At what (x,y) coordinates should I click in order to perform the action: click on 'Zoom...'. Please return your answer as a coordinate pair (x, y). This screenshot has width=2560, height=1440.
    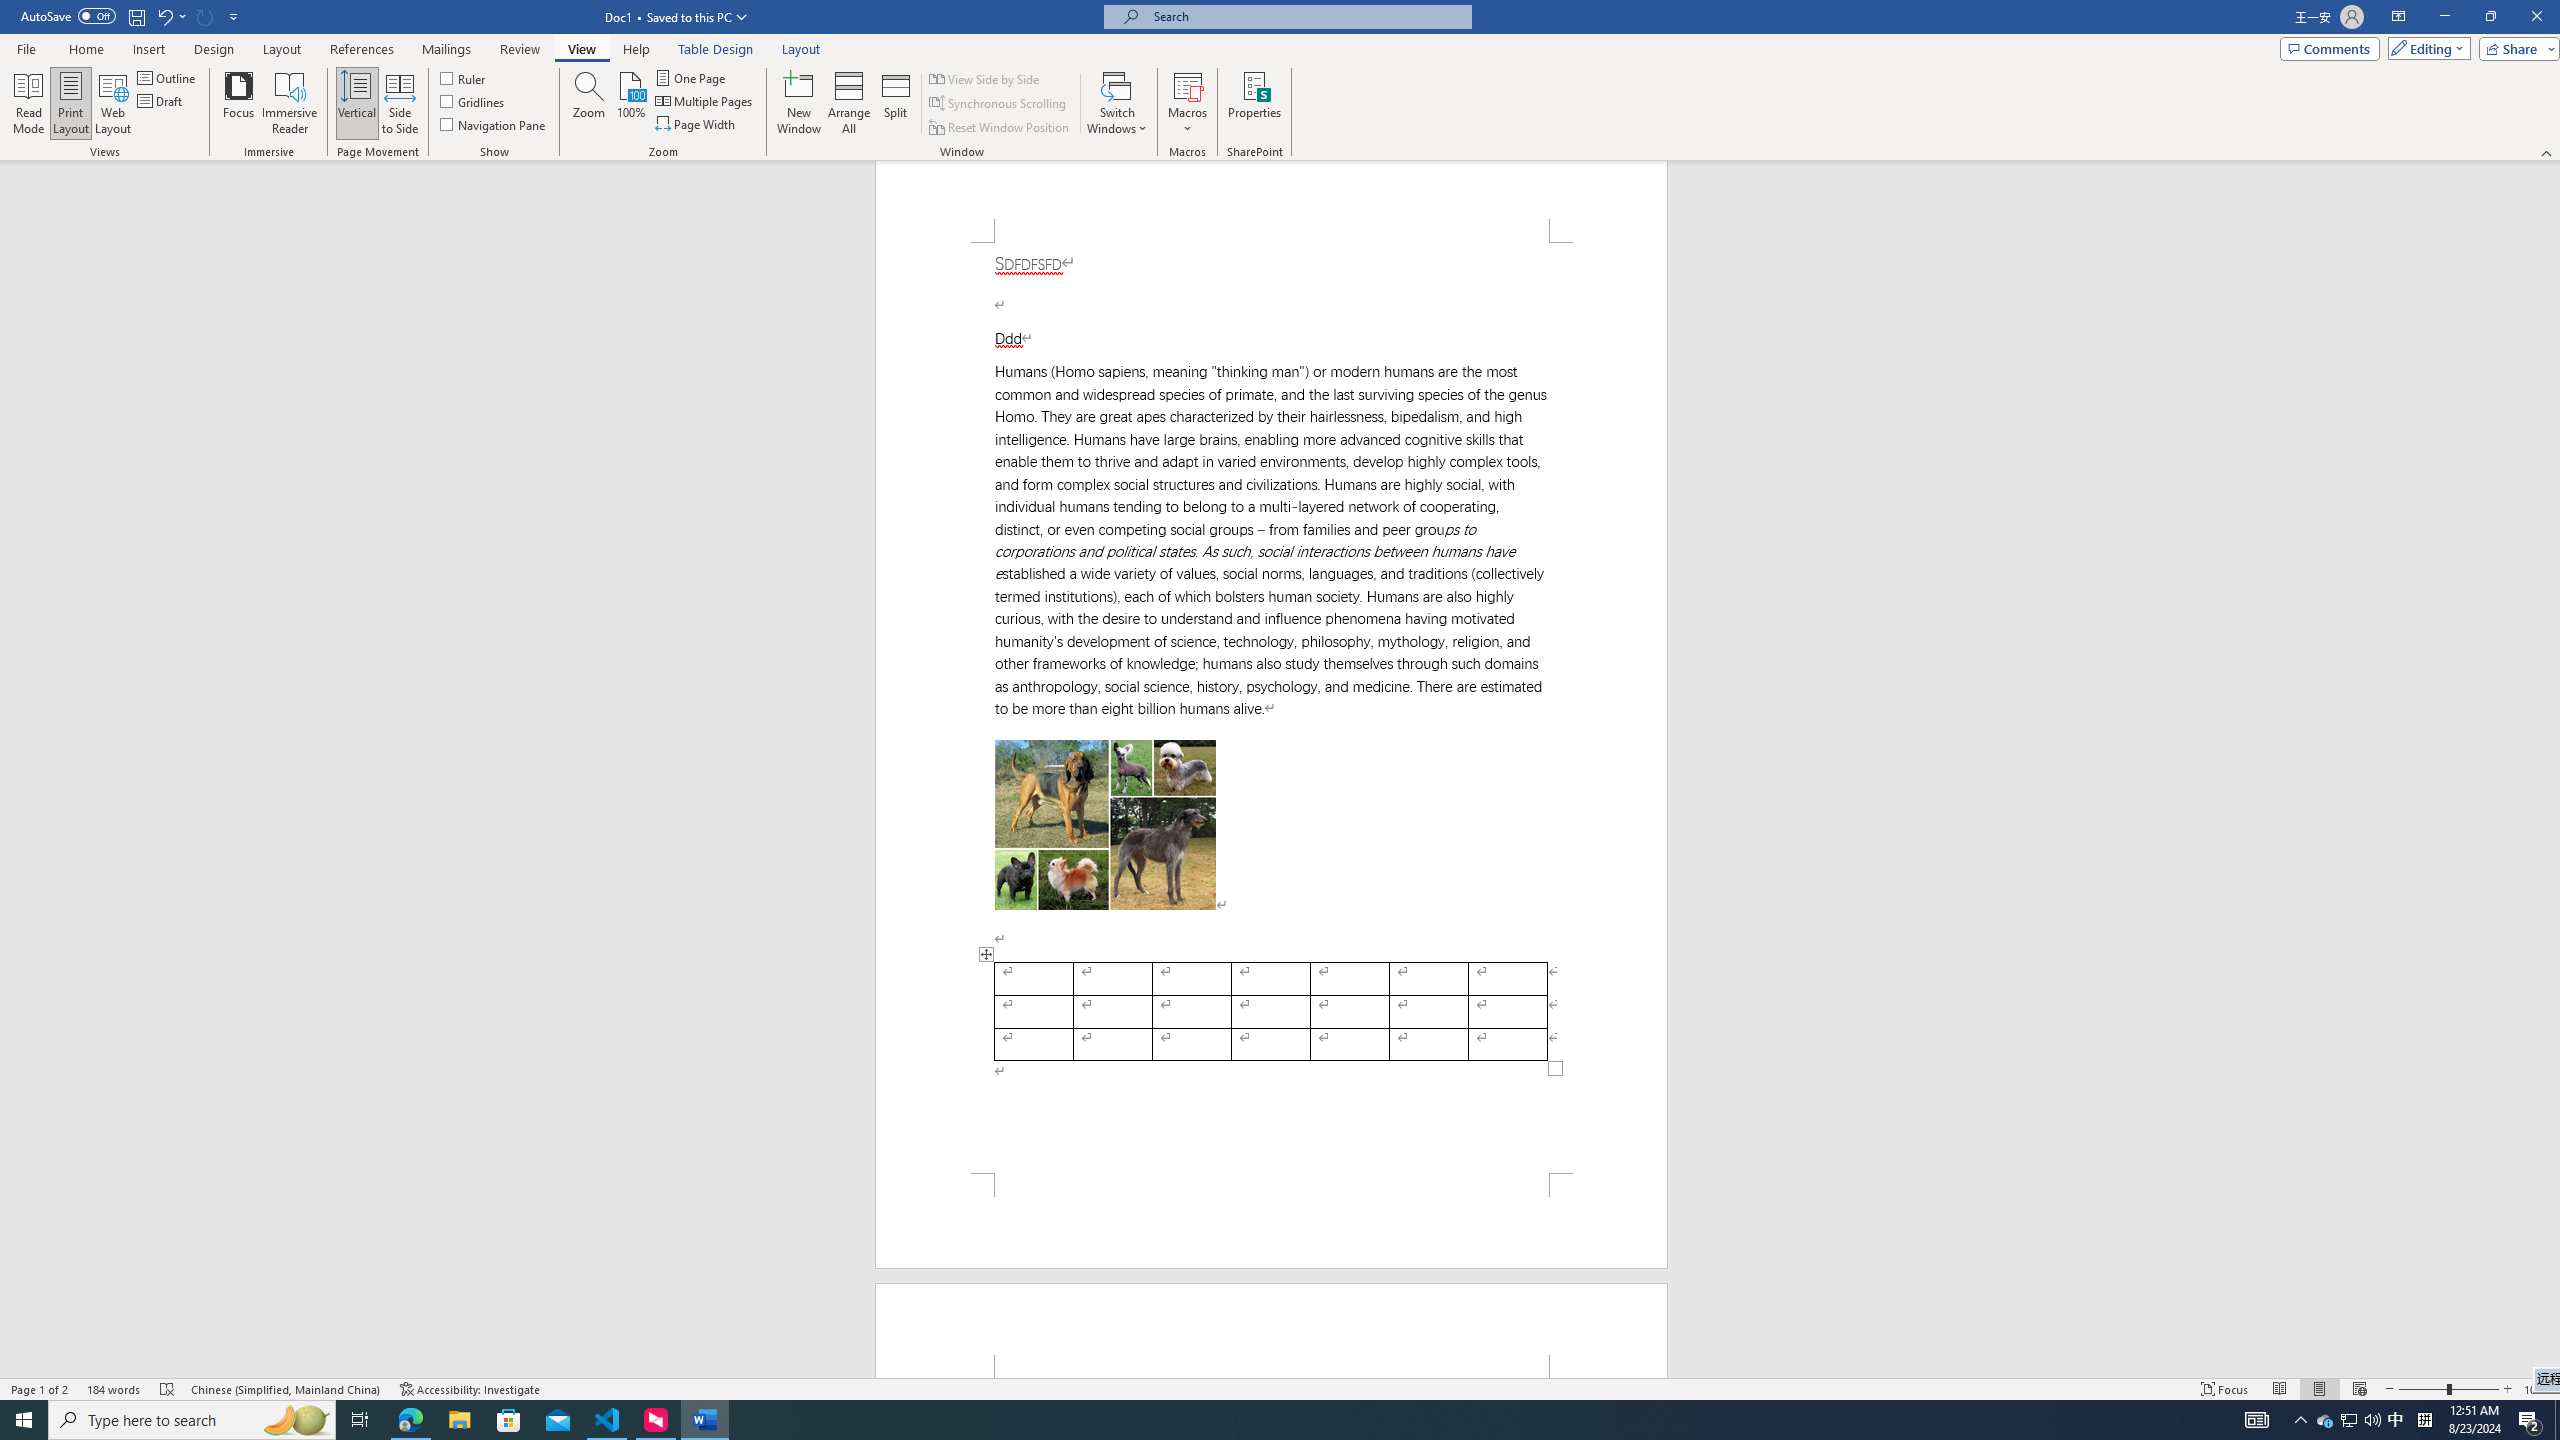
    Looking at the image, I should click on (587, 103).